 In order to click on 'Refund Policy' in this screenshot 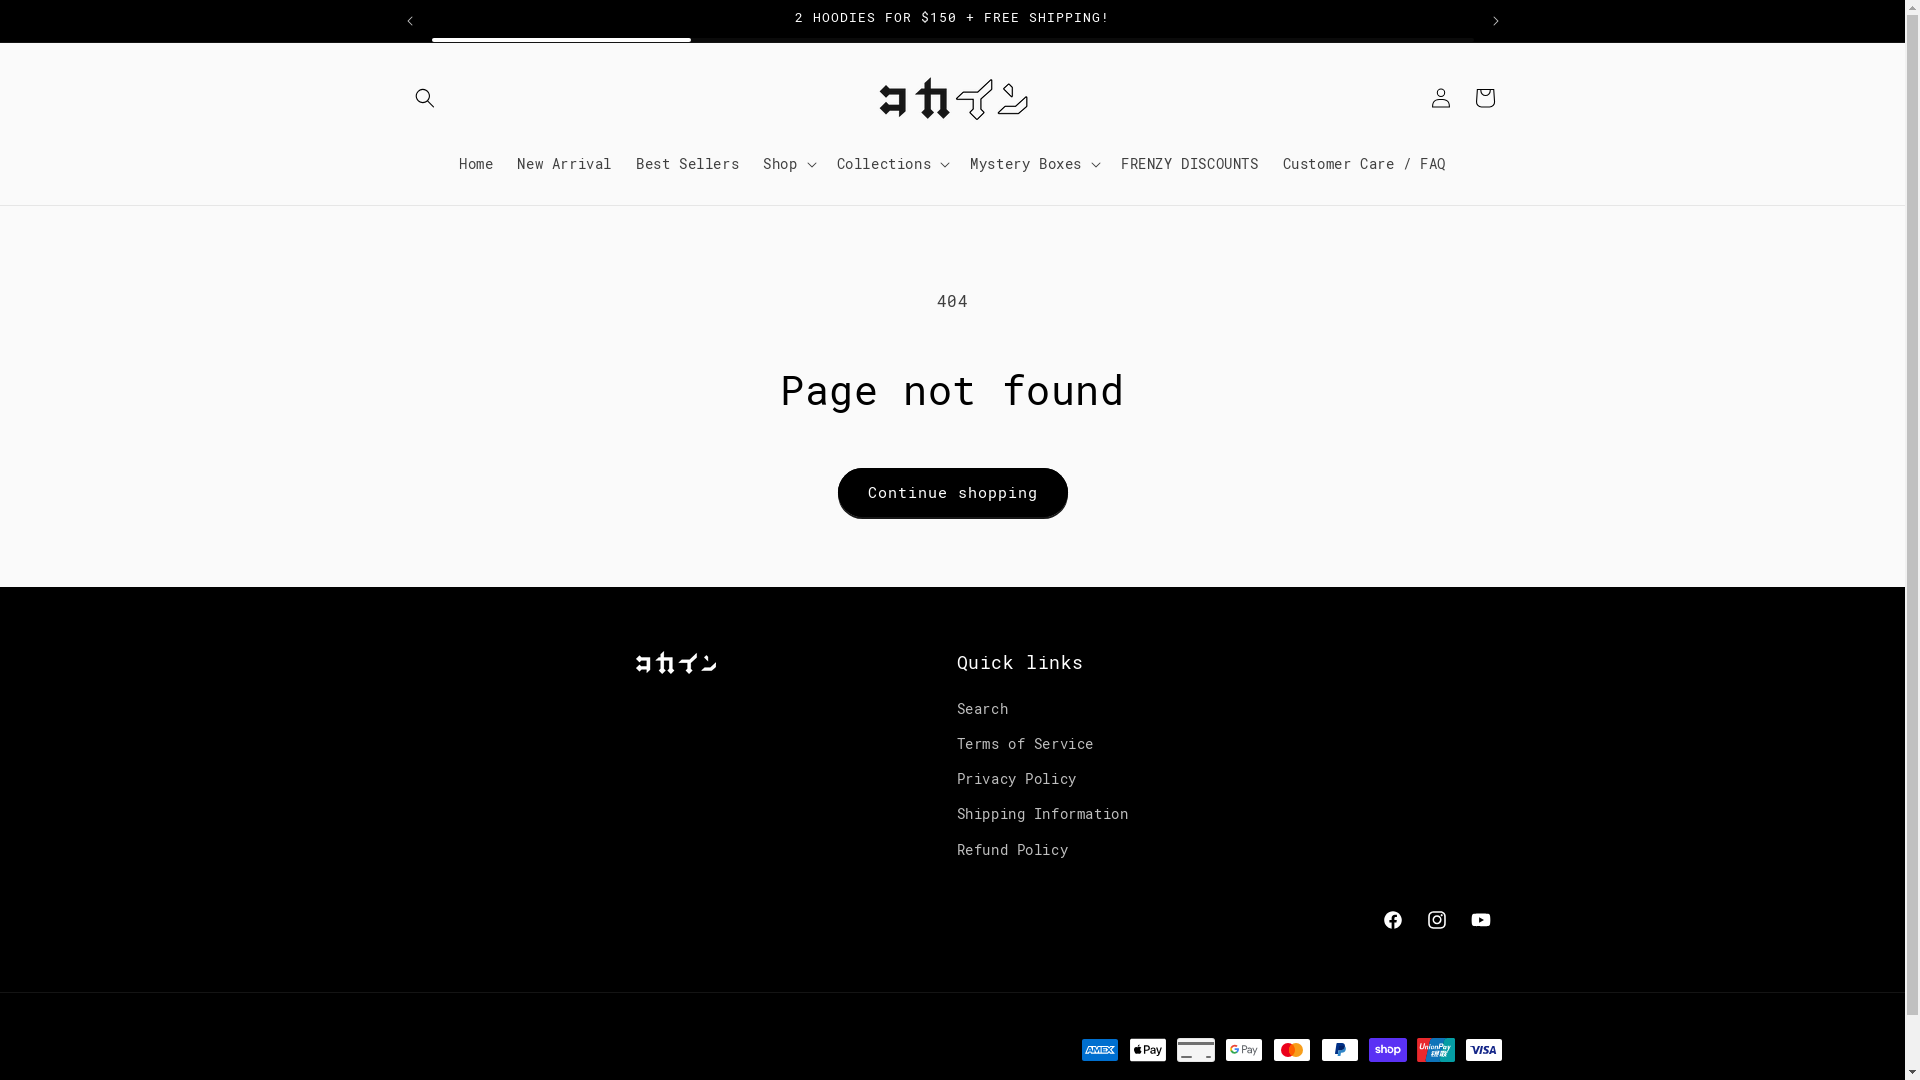, I will do `click(1012, 850)`.